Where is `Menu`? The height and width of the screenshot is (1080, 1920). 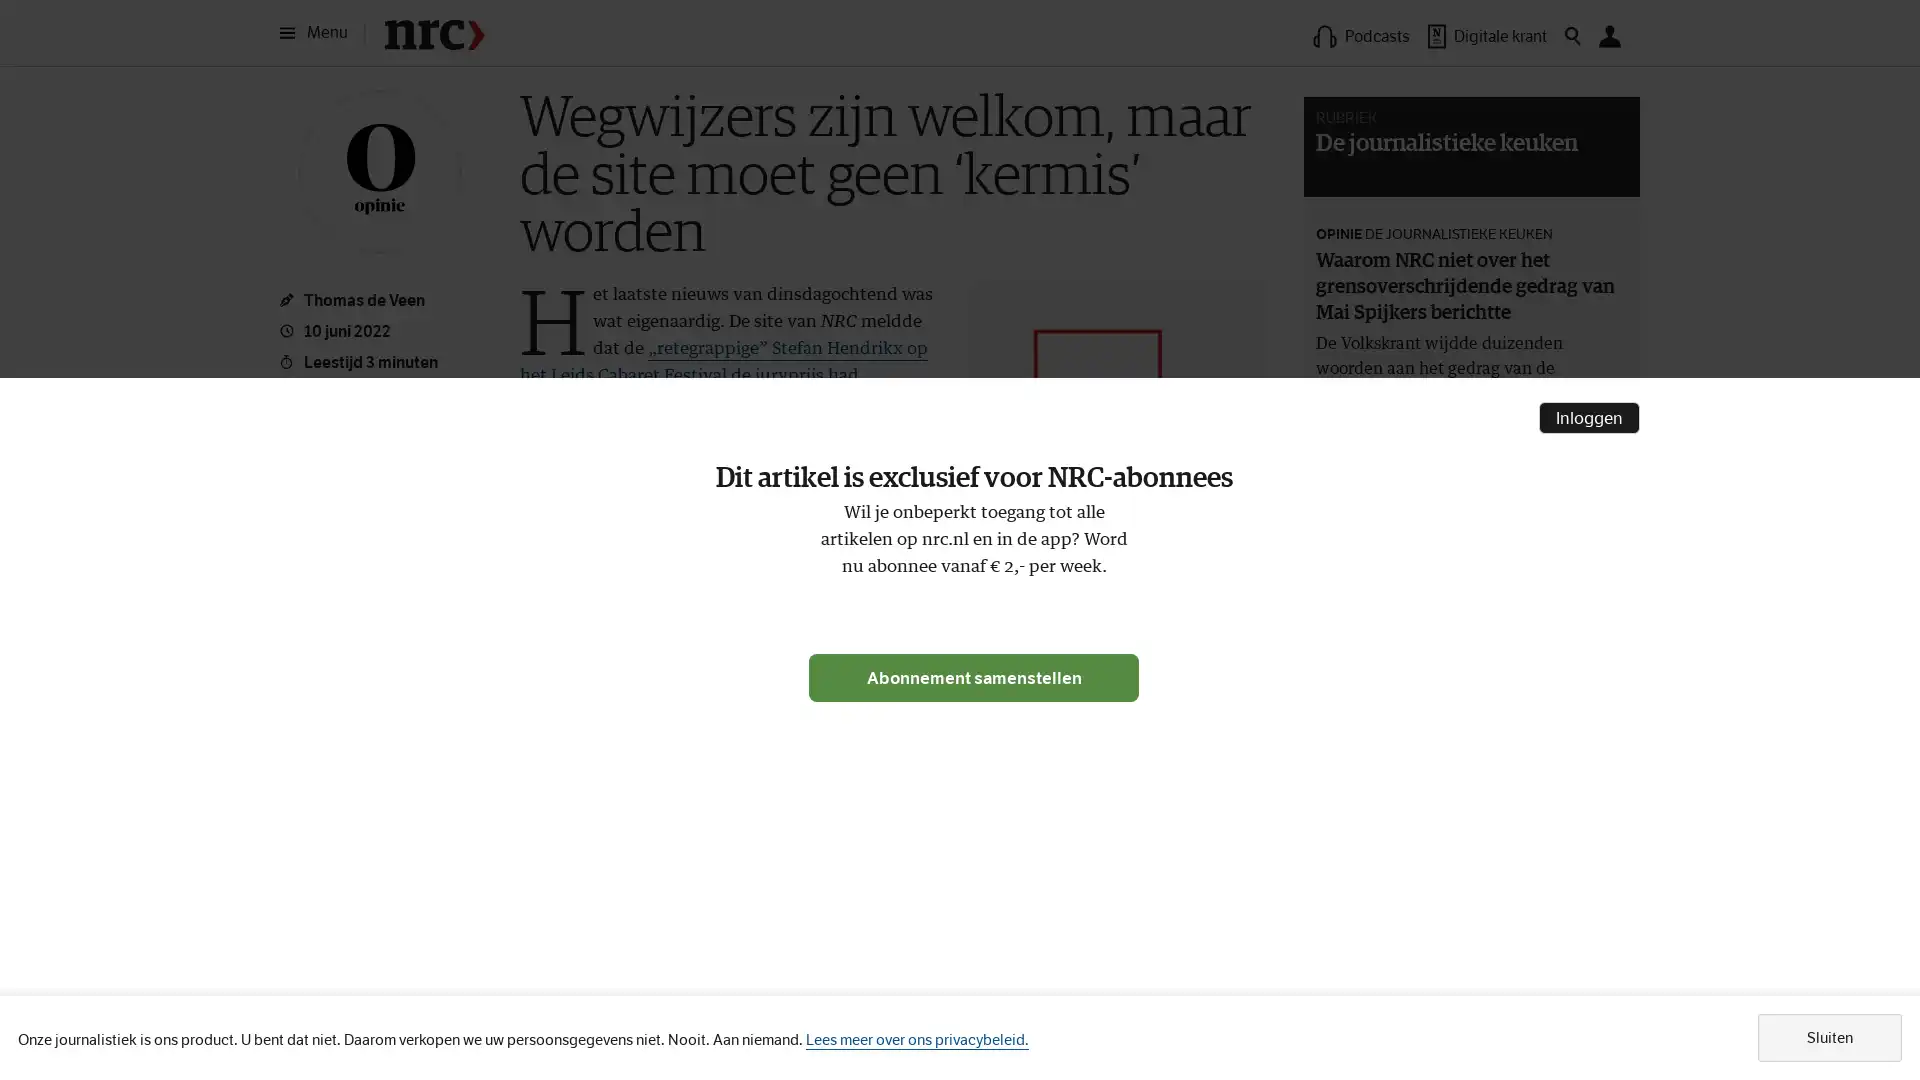 Menu is located at coordinates (320, 33).